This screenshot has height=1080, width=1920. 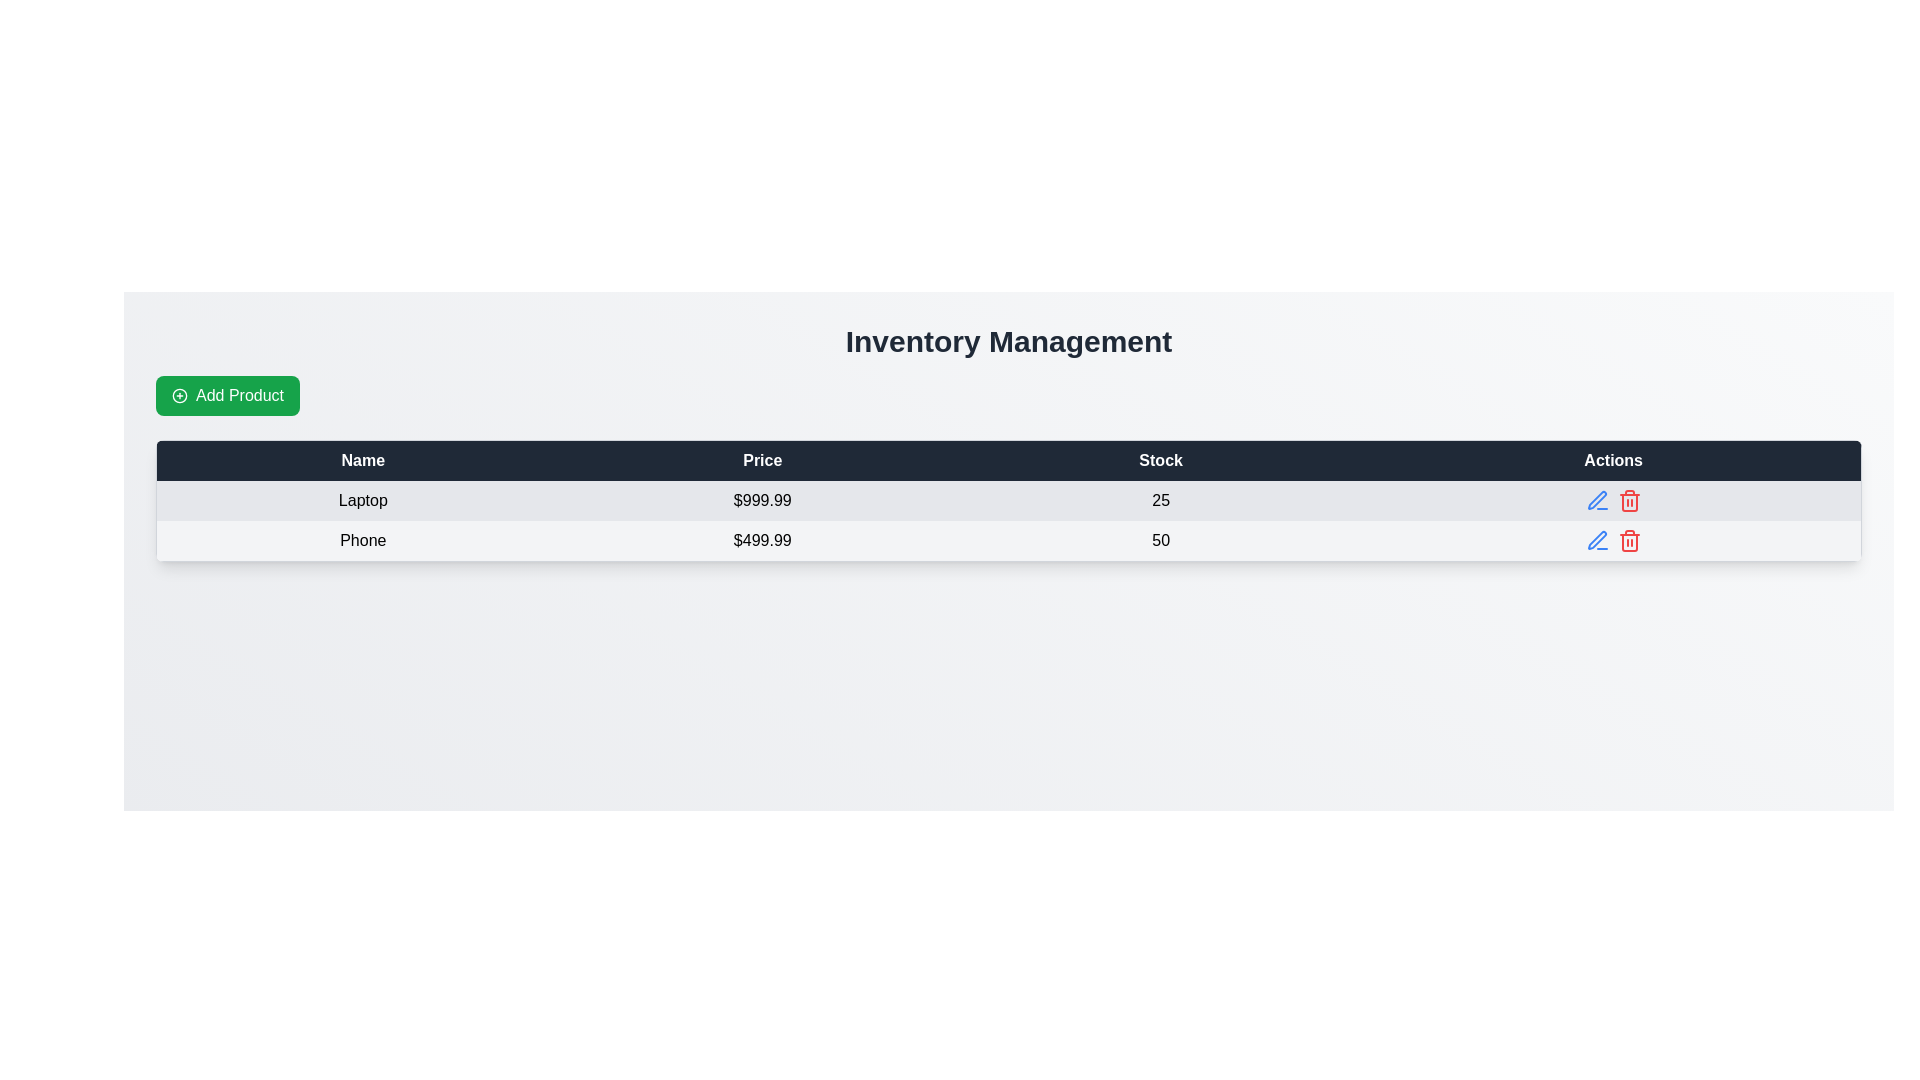 What do you see at coordinates (1008, 341) in the screenshot?
I see `the 'Inventory Management' header, which is displayed in bold large font and is centered at the top of the content section` at bounding box center [1008, 341].